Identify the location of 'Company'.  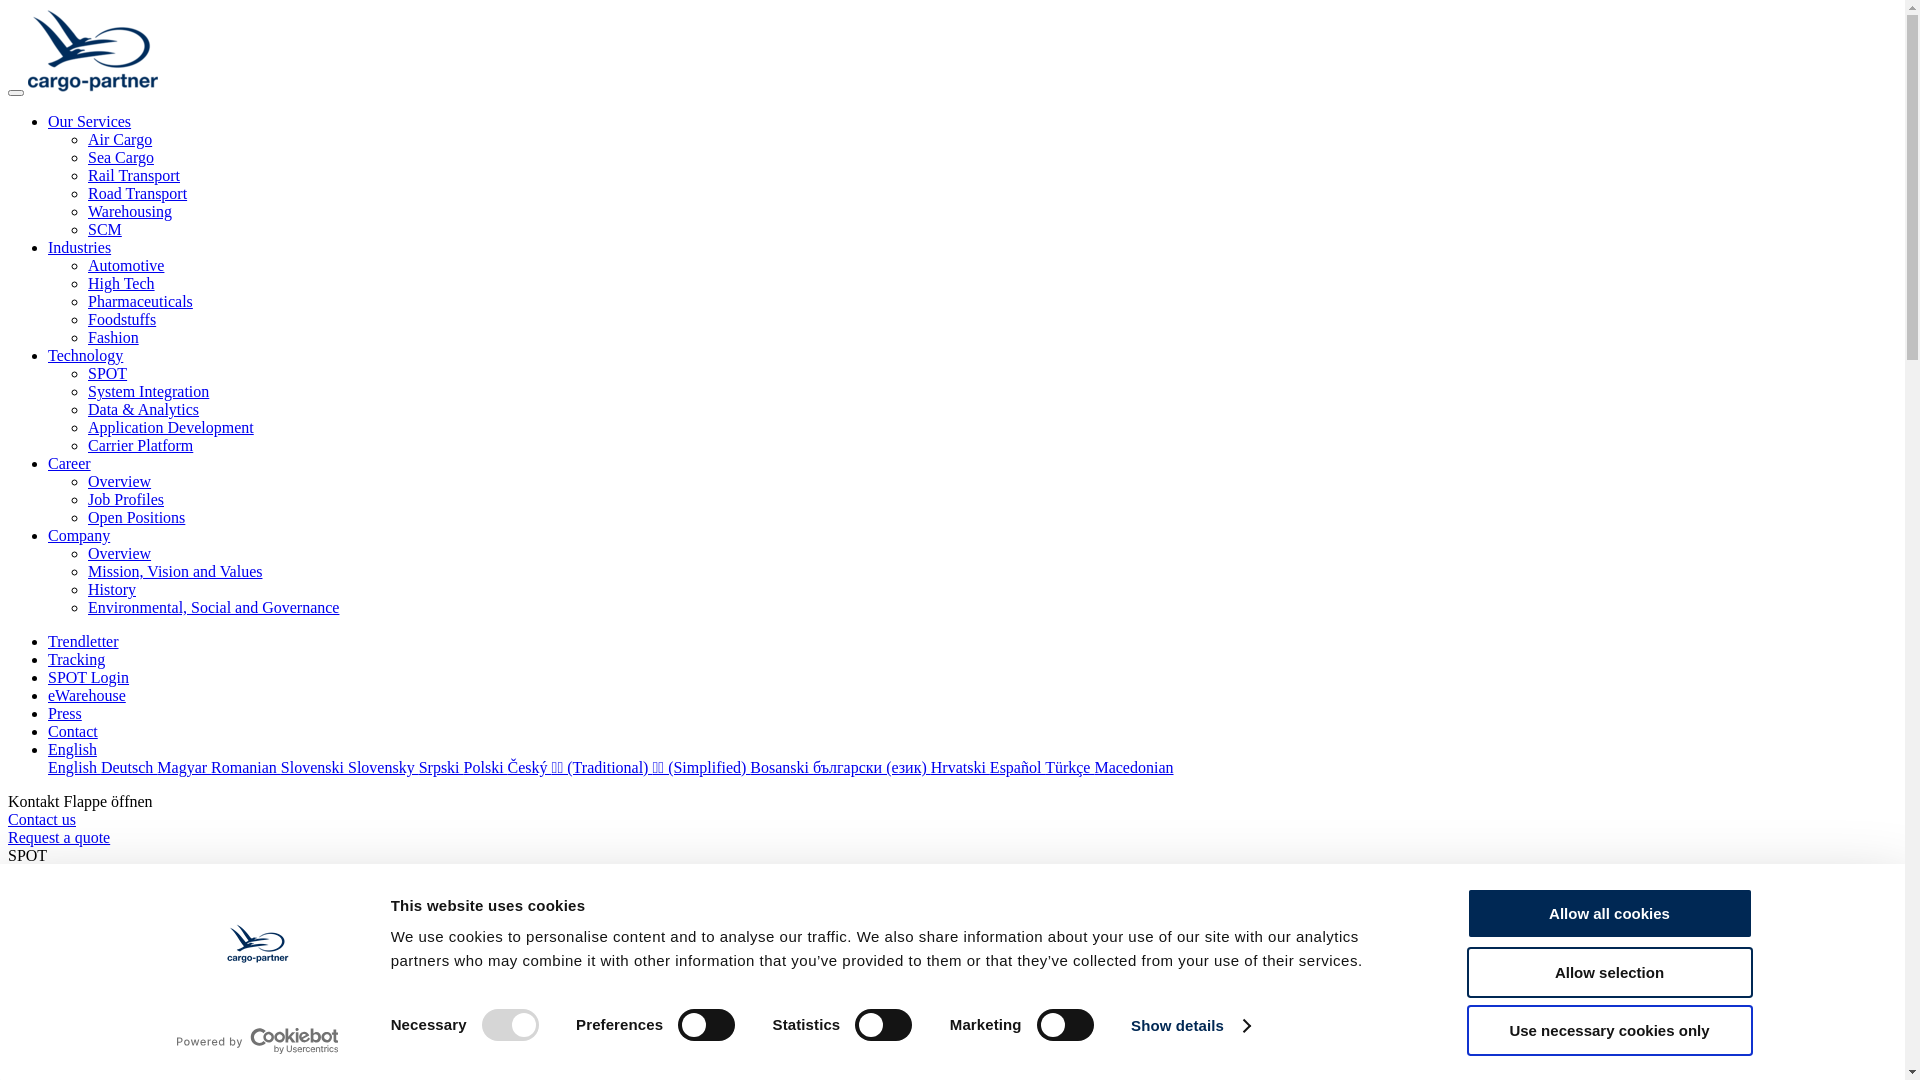
(78, 534).